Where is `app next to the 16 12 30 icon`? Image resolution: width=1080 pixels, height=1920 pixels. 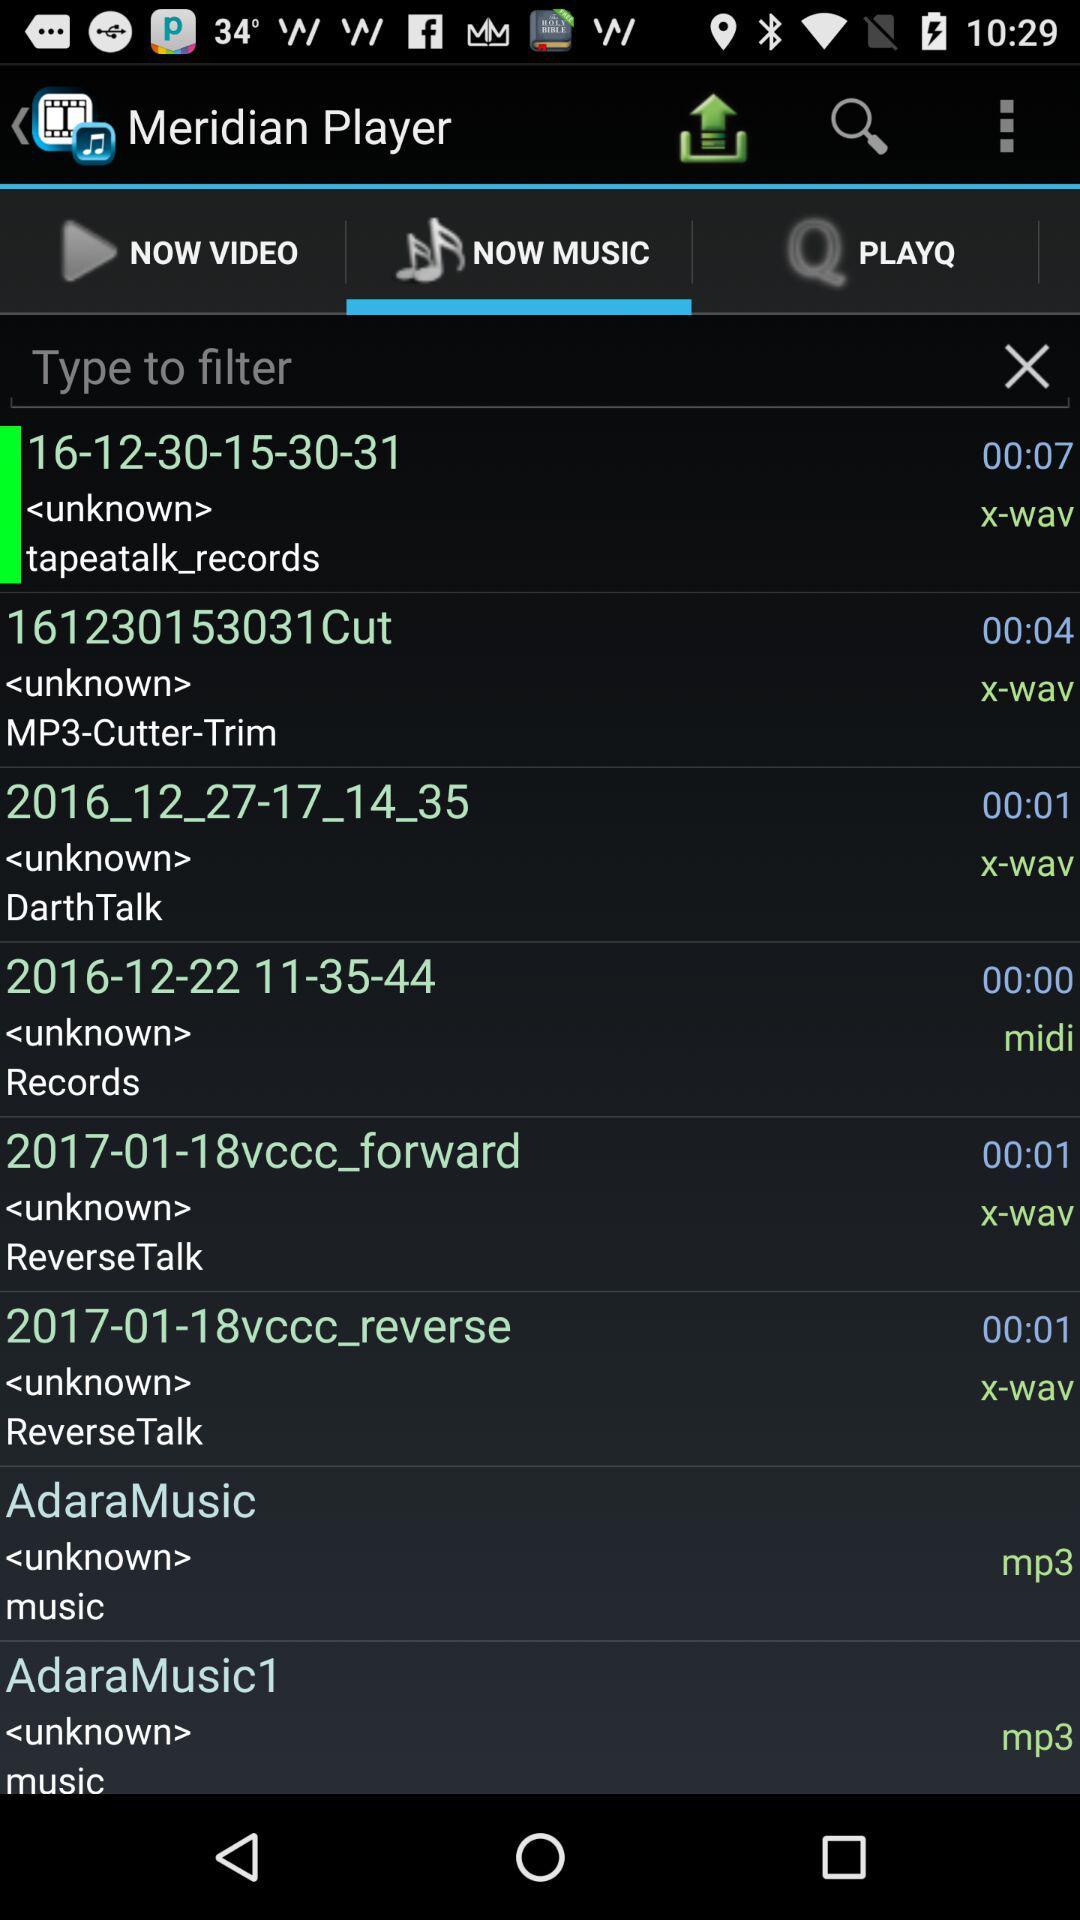
app next to the 16 12 30 icon is located at coordinates (1027, 366).